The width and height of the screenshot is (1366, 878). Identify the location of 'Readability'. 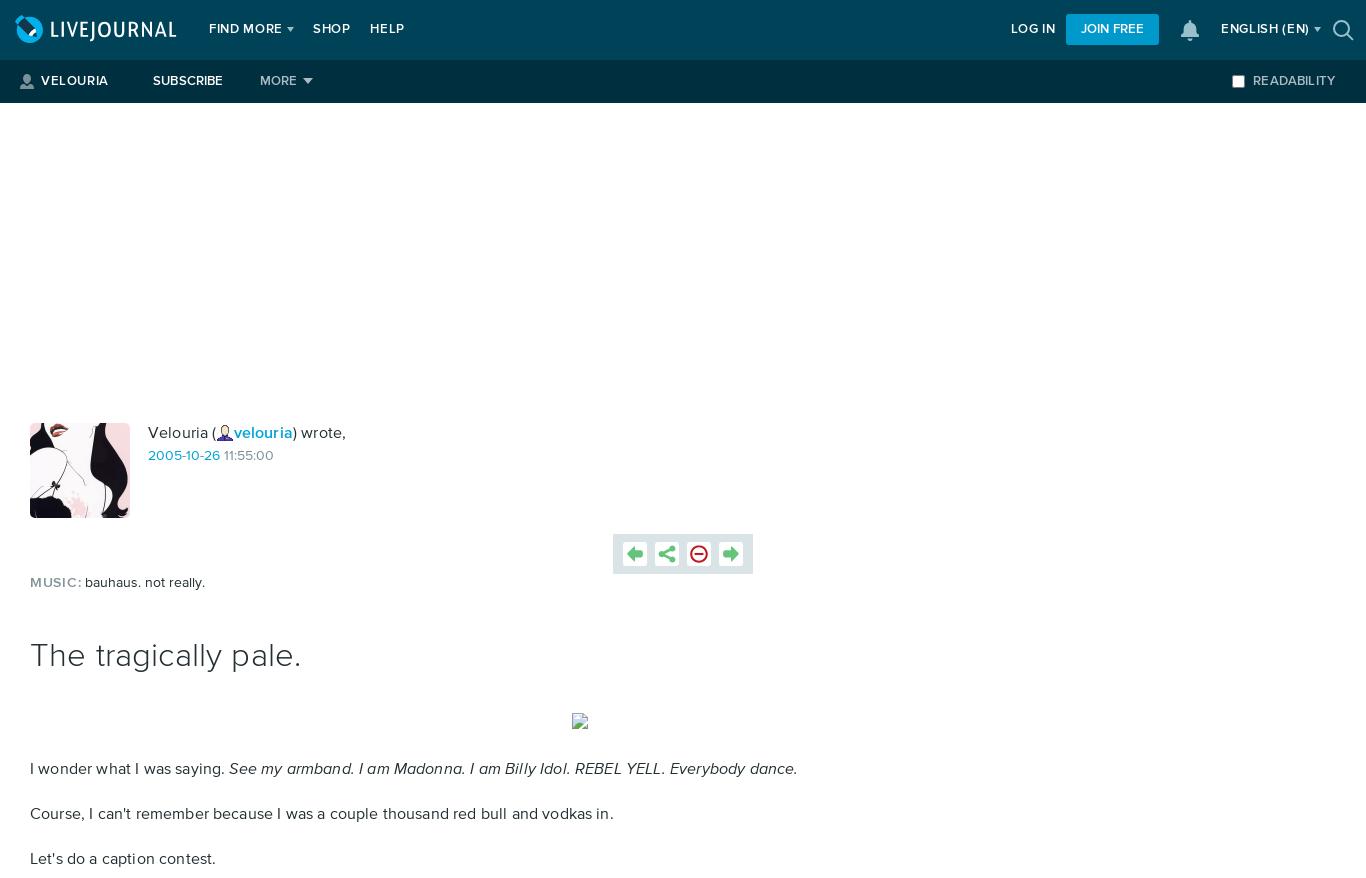
(1293, 81).